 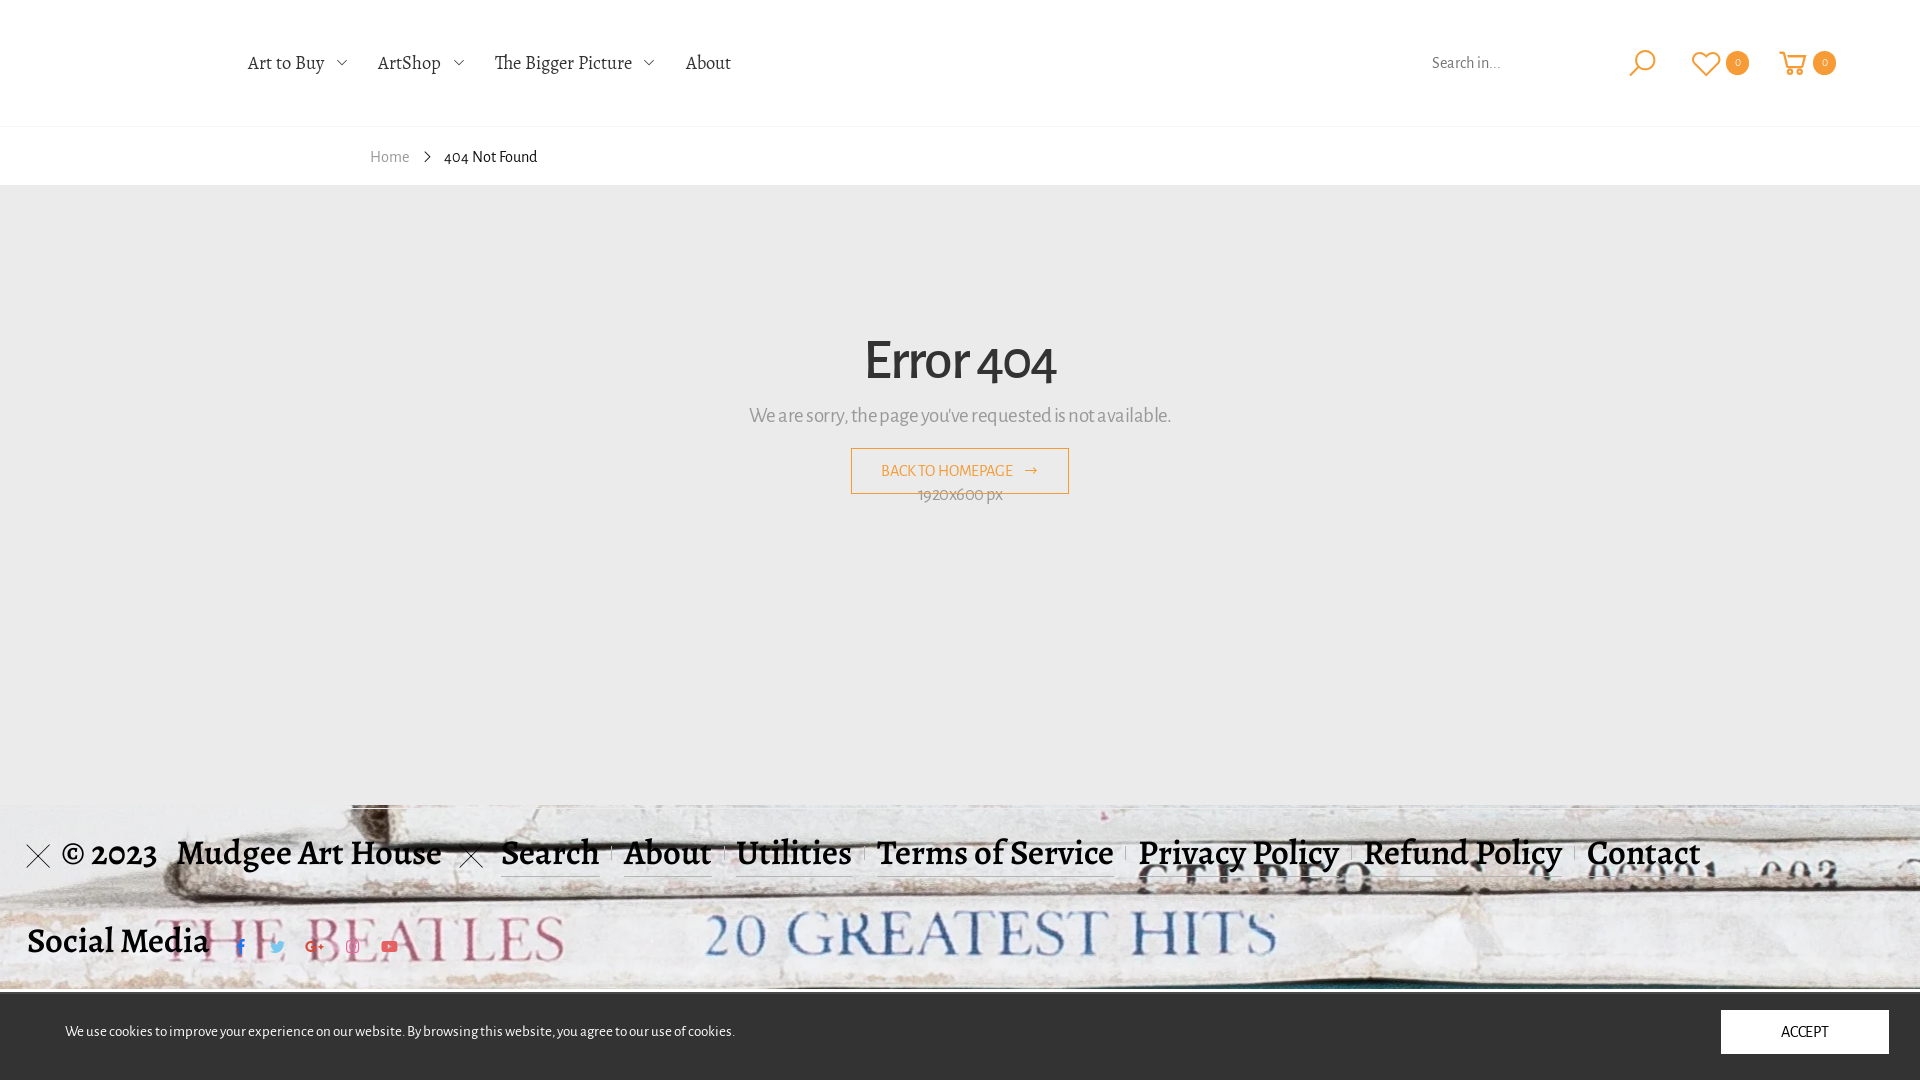 What do you see at coordinates (313, 946) in the screenshot?
I see `'Mudgee Art House on Google plus'` at bounding box center [313, 946].